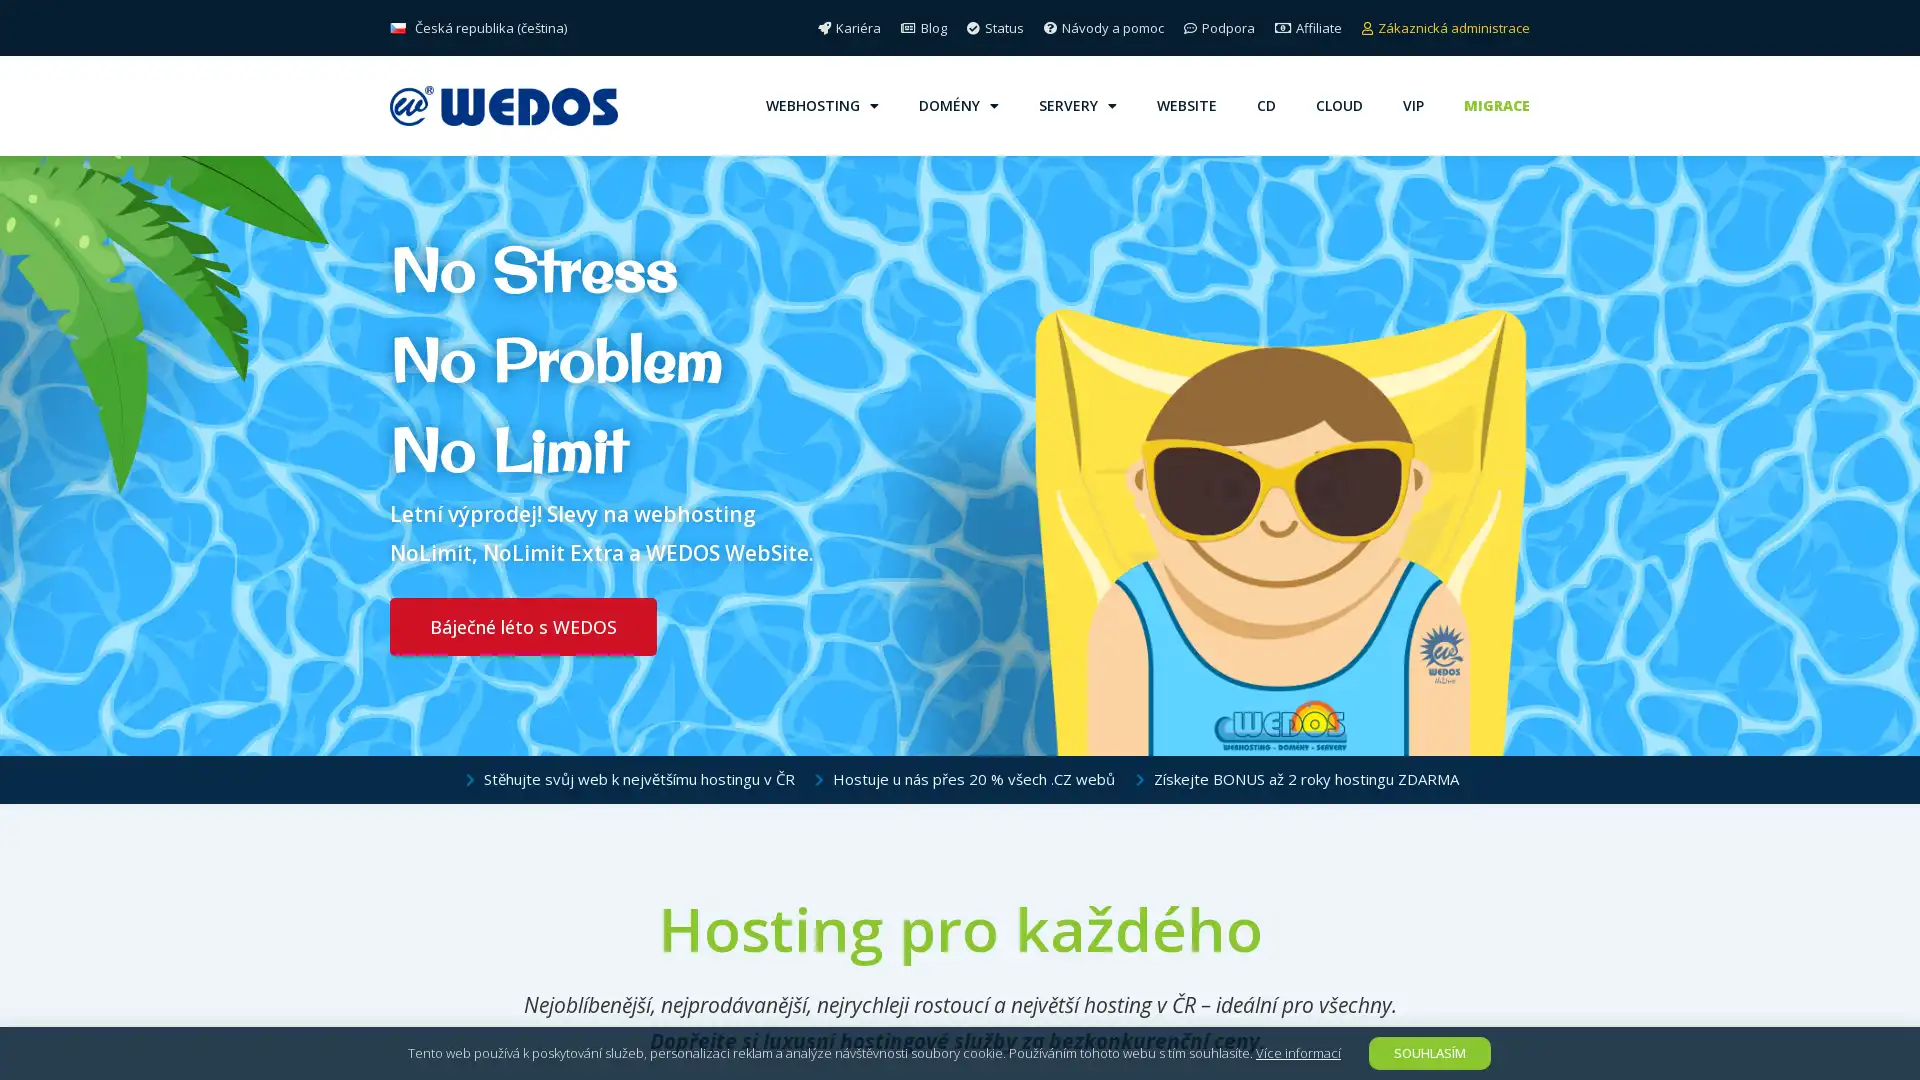 The width and height of the screenshot is (1920, 1080). Describe the element at coordinates (1429, 1052) in the screenshot. I see `SOUHLASIM` at that location.